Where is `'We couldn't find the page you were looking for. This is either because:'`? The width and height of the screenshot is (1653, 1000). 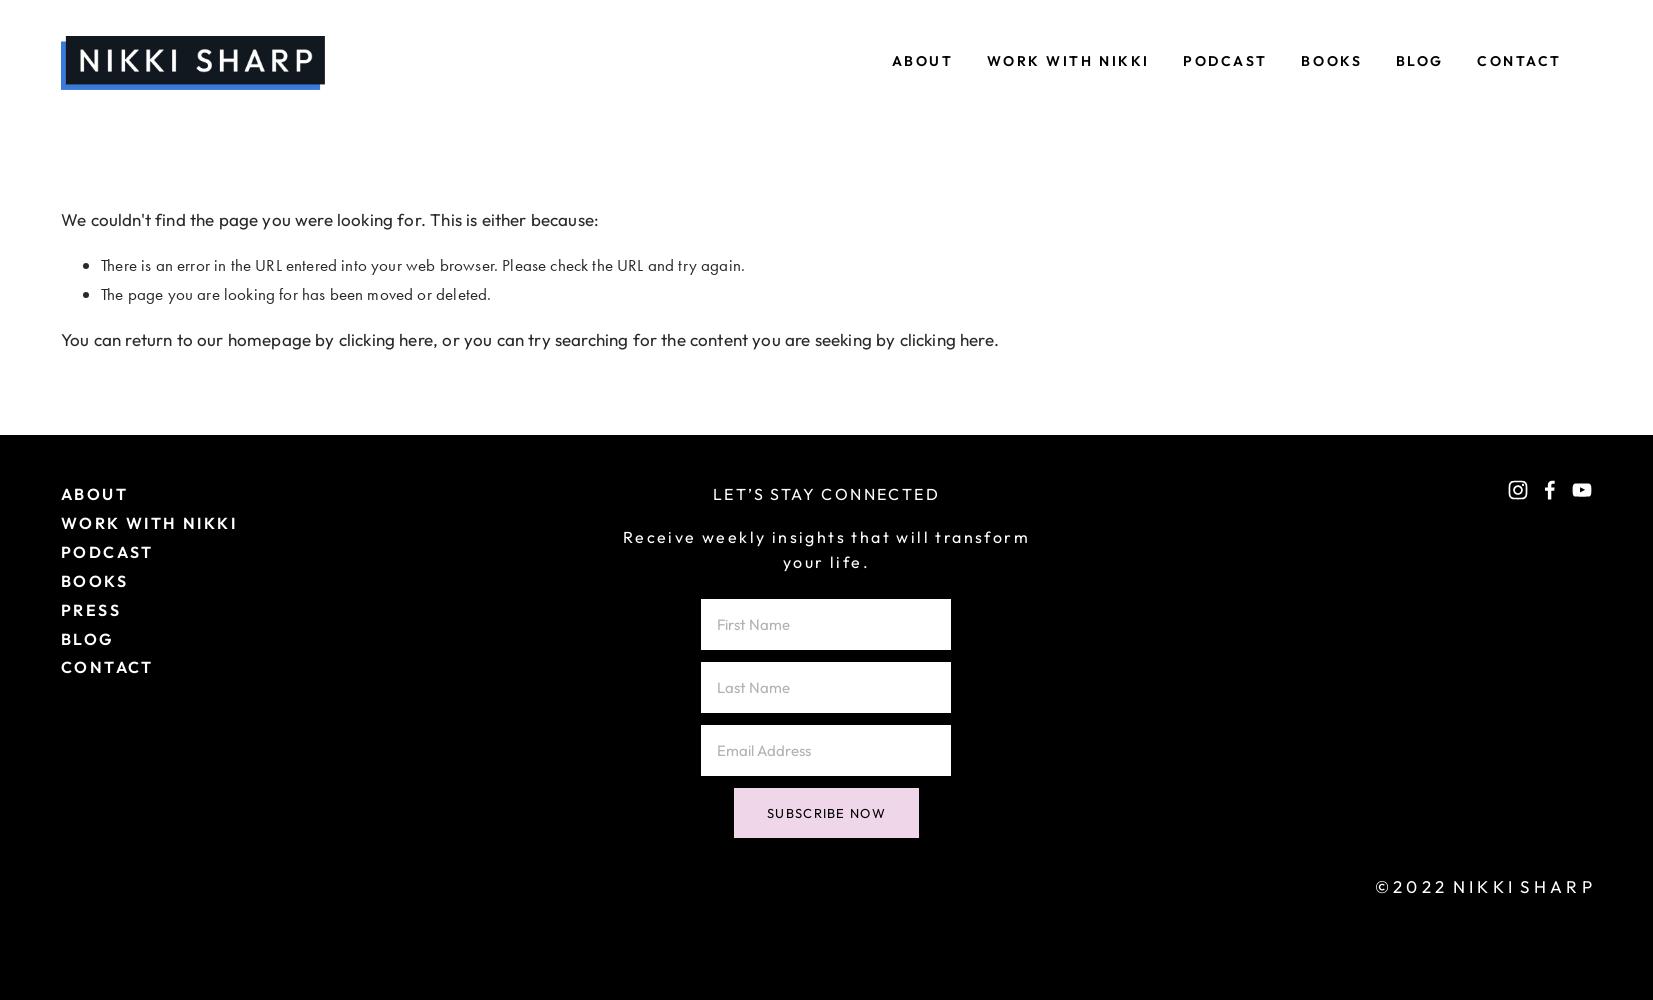
'We couldn't find the page you were looking for. This is either because:' is located at coordinates (328, 217).